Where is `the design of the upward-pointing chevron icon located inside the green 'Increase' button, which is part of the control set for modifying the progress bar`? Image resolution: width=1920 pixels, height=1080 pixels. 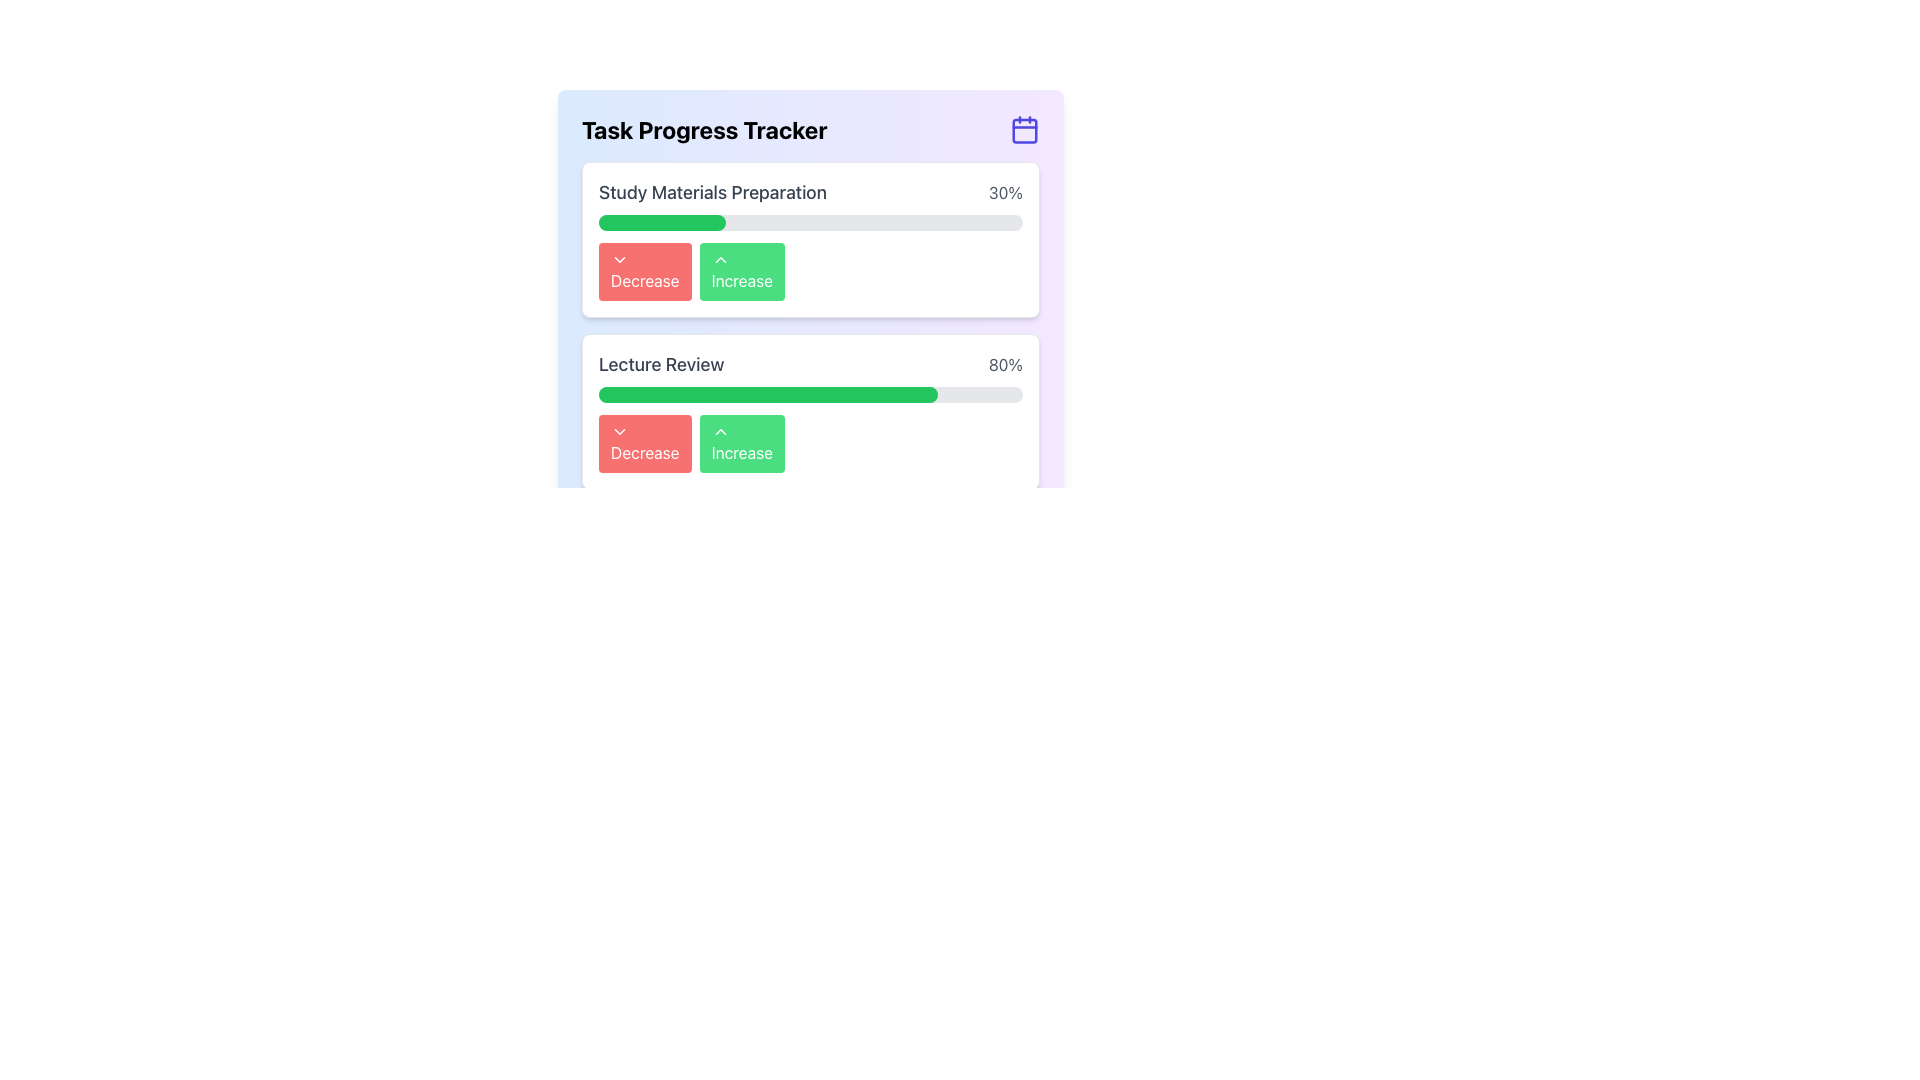 the design of the upward-pointing chevron icon located inside the green 'Increase' button, which is part of the control set for modifying the progress bar is located at coordinates (720, 258).